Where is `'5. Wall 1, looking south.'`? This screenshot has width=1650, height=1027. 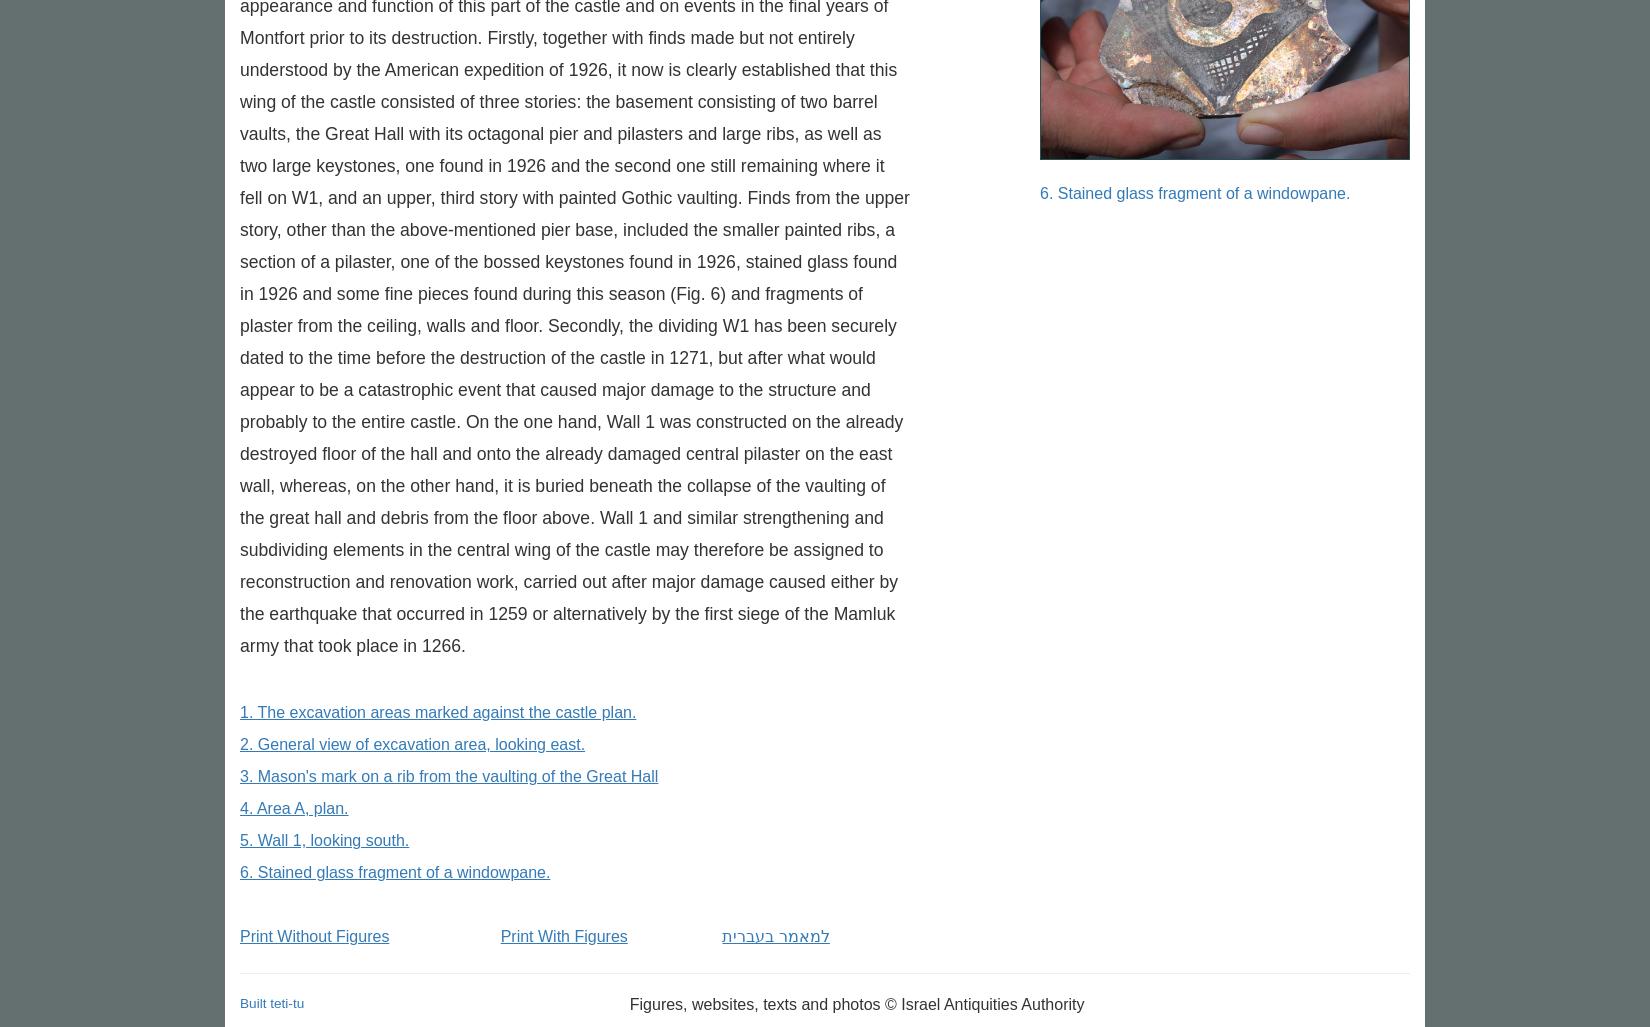 '5. Wall 1, looking south.' is located at coordinates (324, 840).